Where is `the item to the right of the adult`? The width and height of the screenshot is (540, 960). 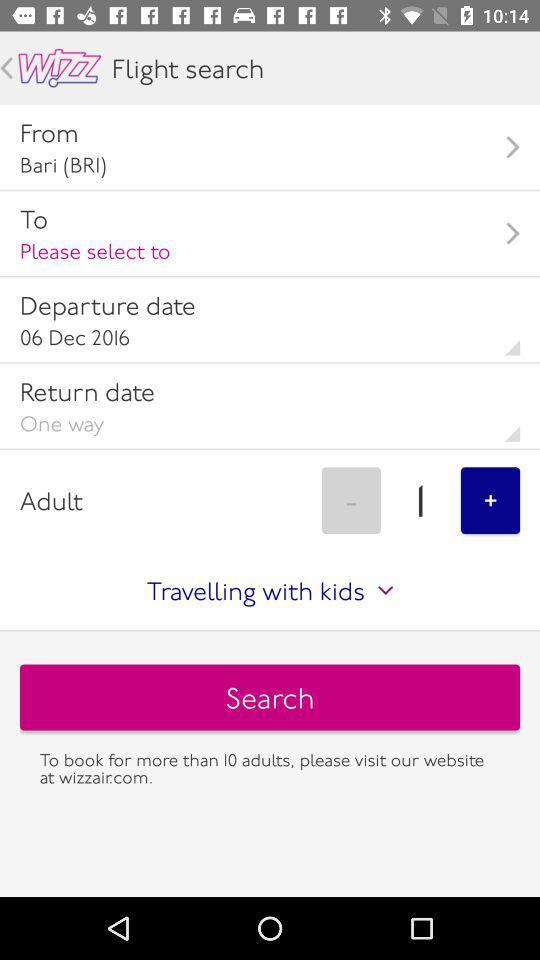
the item to the right of the adult is located at coordinates (350, 499).